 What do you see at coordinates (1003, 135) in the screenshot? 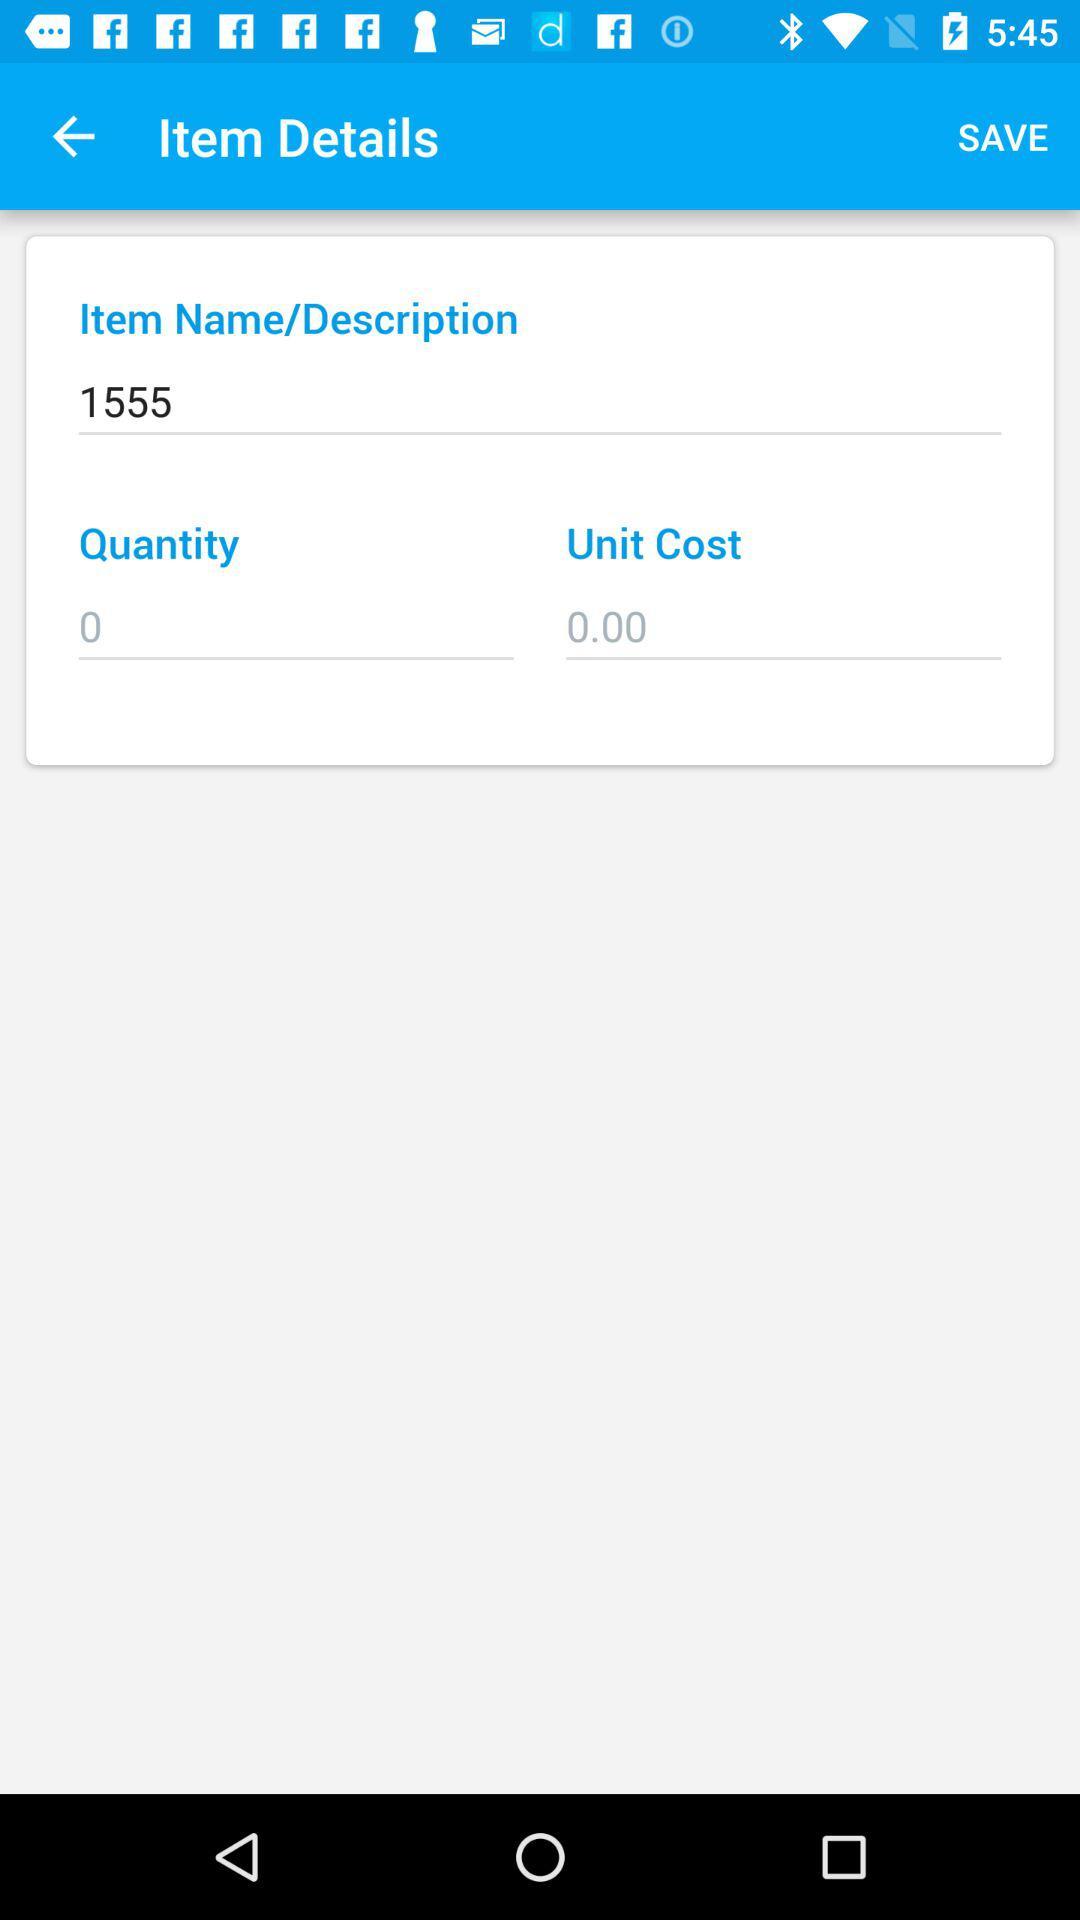
I see `the icon to the right of item details app` at bounding box center [1003, 135].